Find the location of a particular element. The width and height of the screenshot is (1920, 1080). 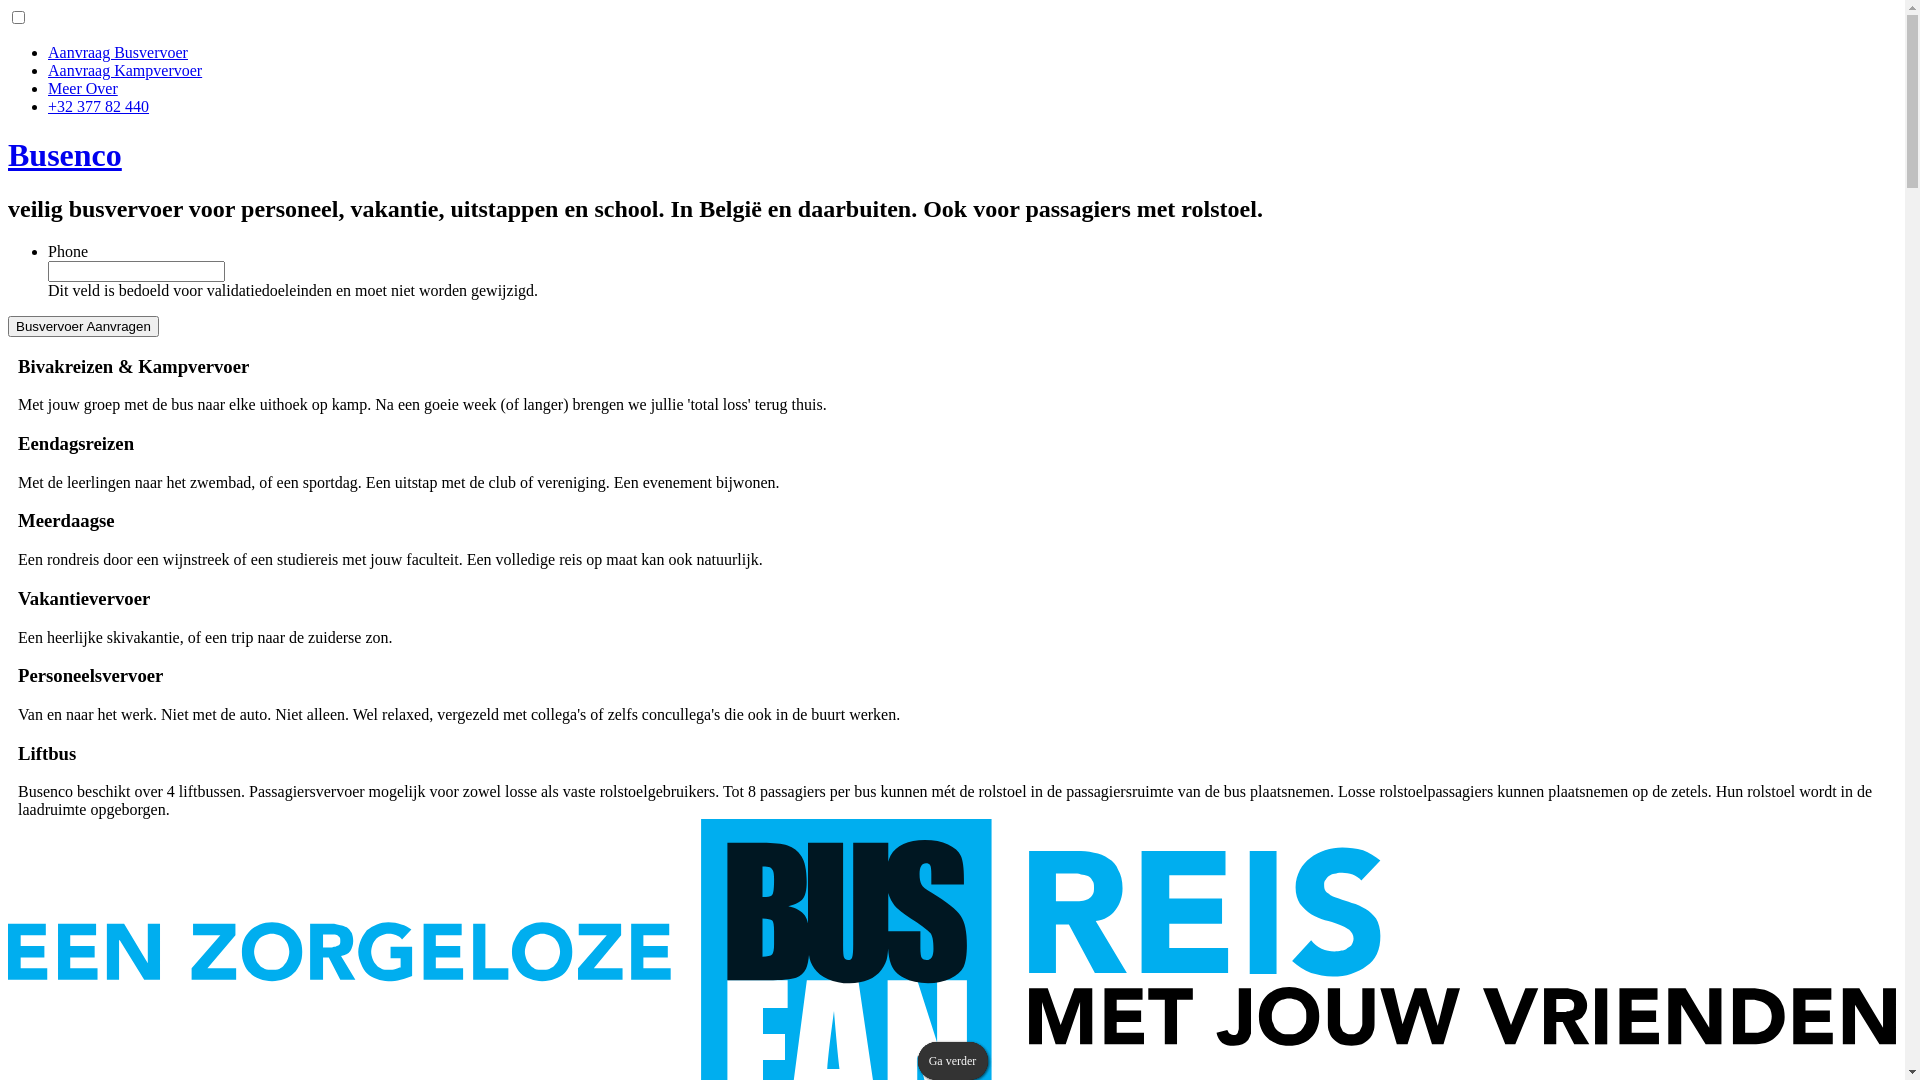

'Aanvraag Busvervoer' is located at coordinates (117, 51).